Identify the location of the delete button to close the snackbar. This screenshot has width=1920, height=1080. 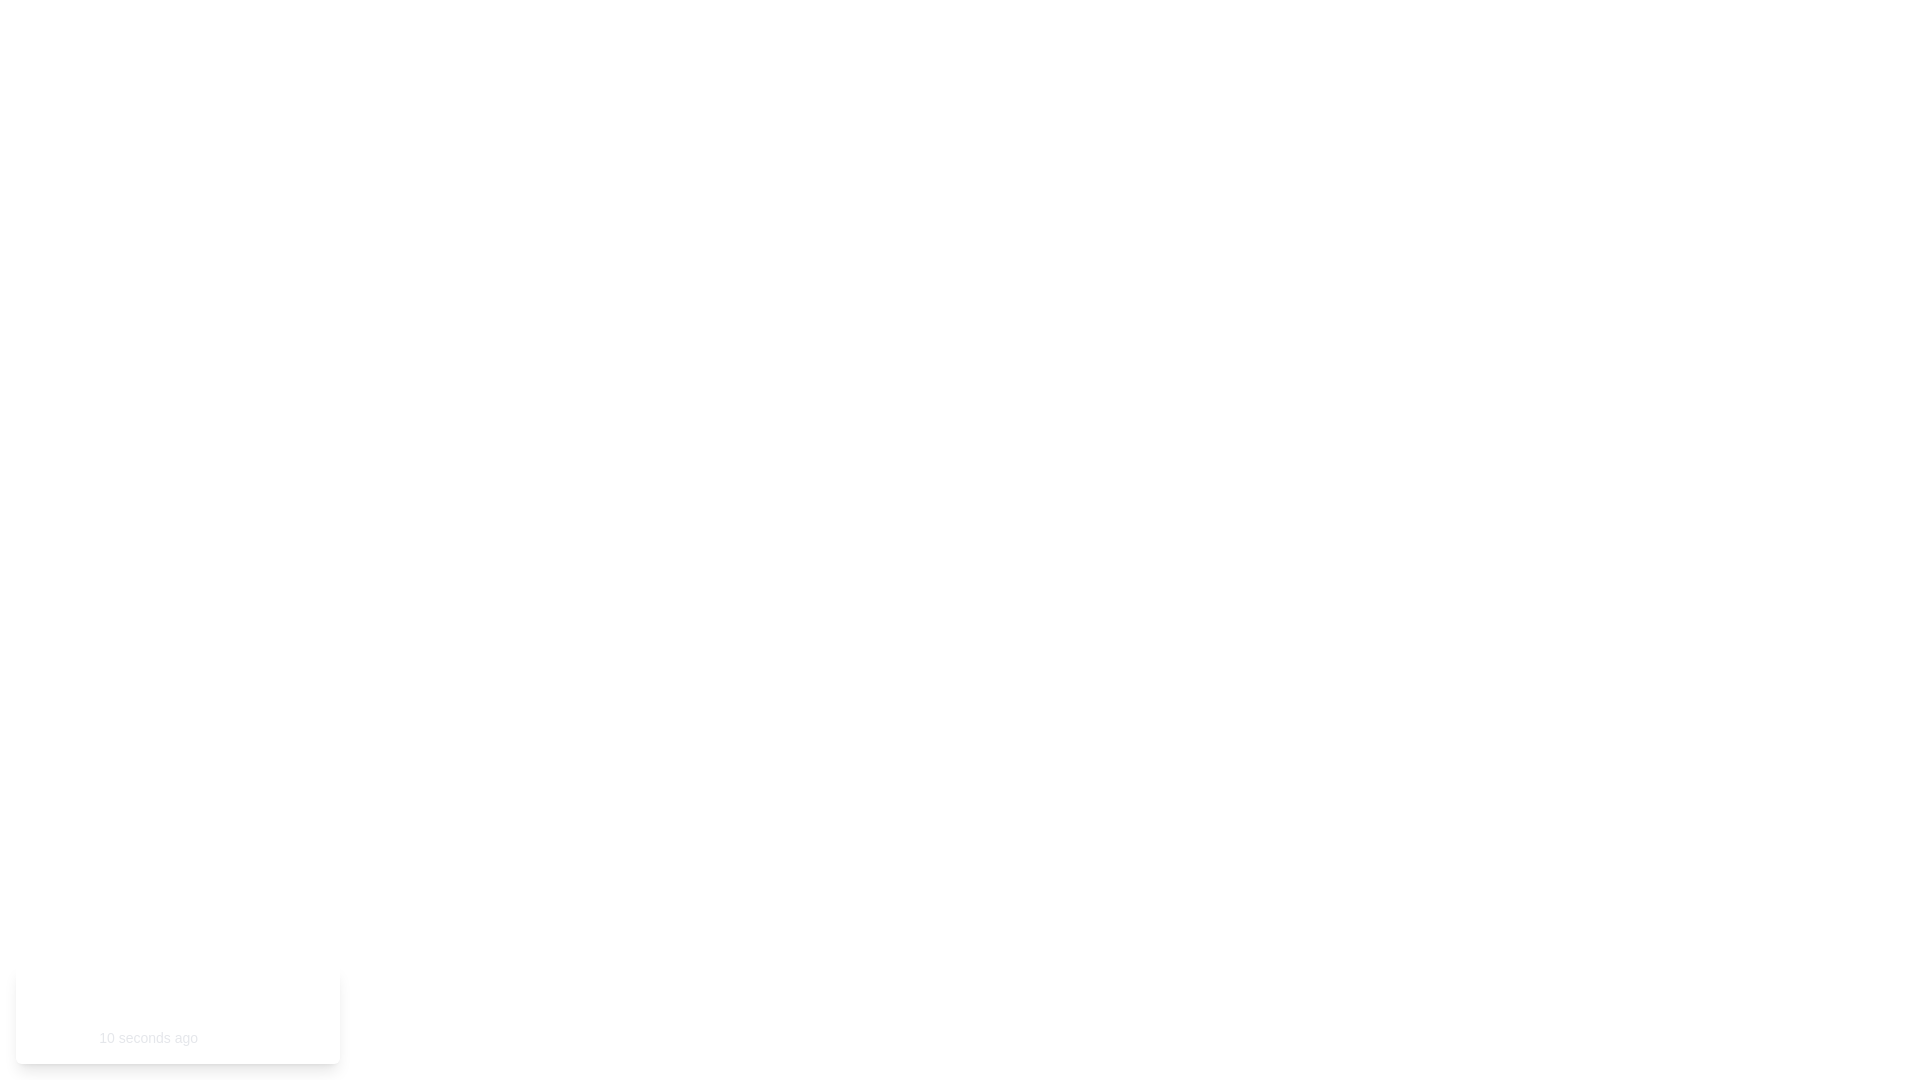
(299, 1014).